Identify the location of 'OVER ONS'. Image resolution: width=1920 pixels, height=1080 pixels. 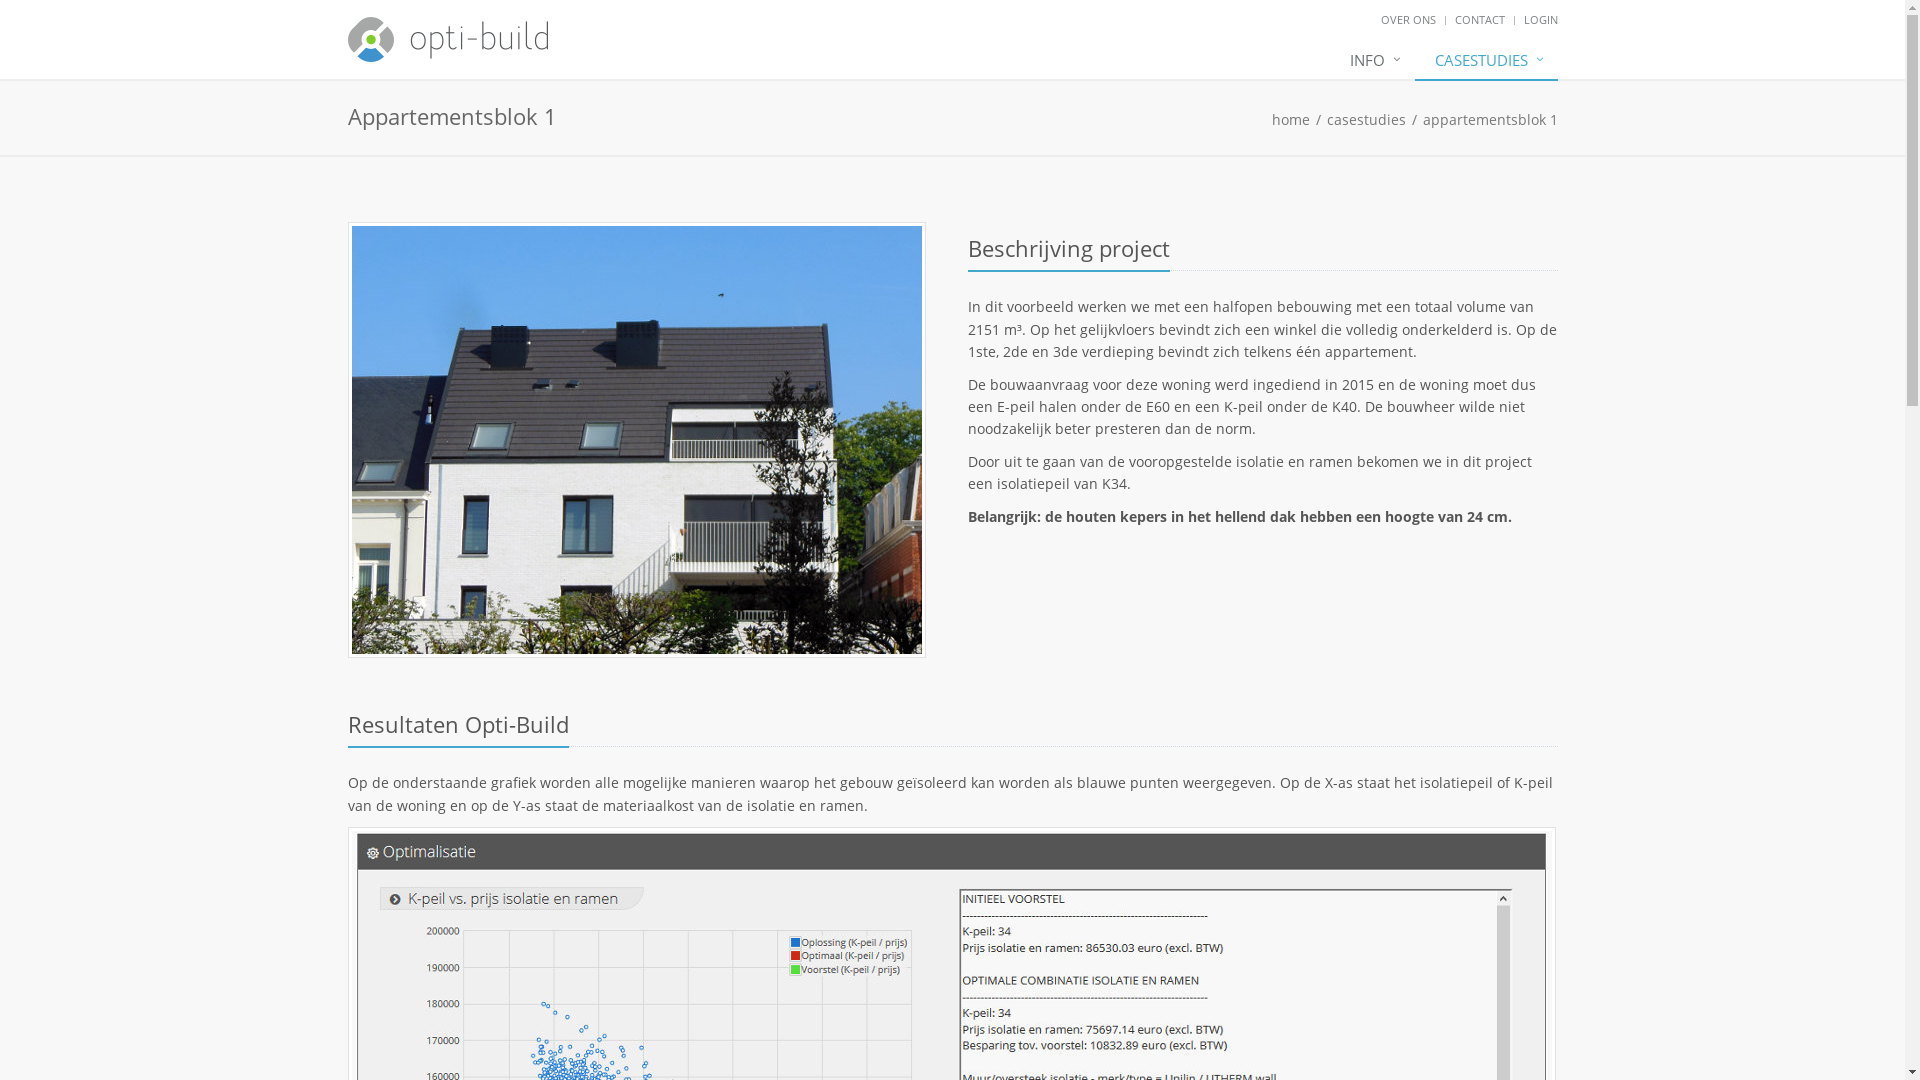
(1379, 19).